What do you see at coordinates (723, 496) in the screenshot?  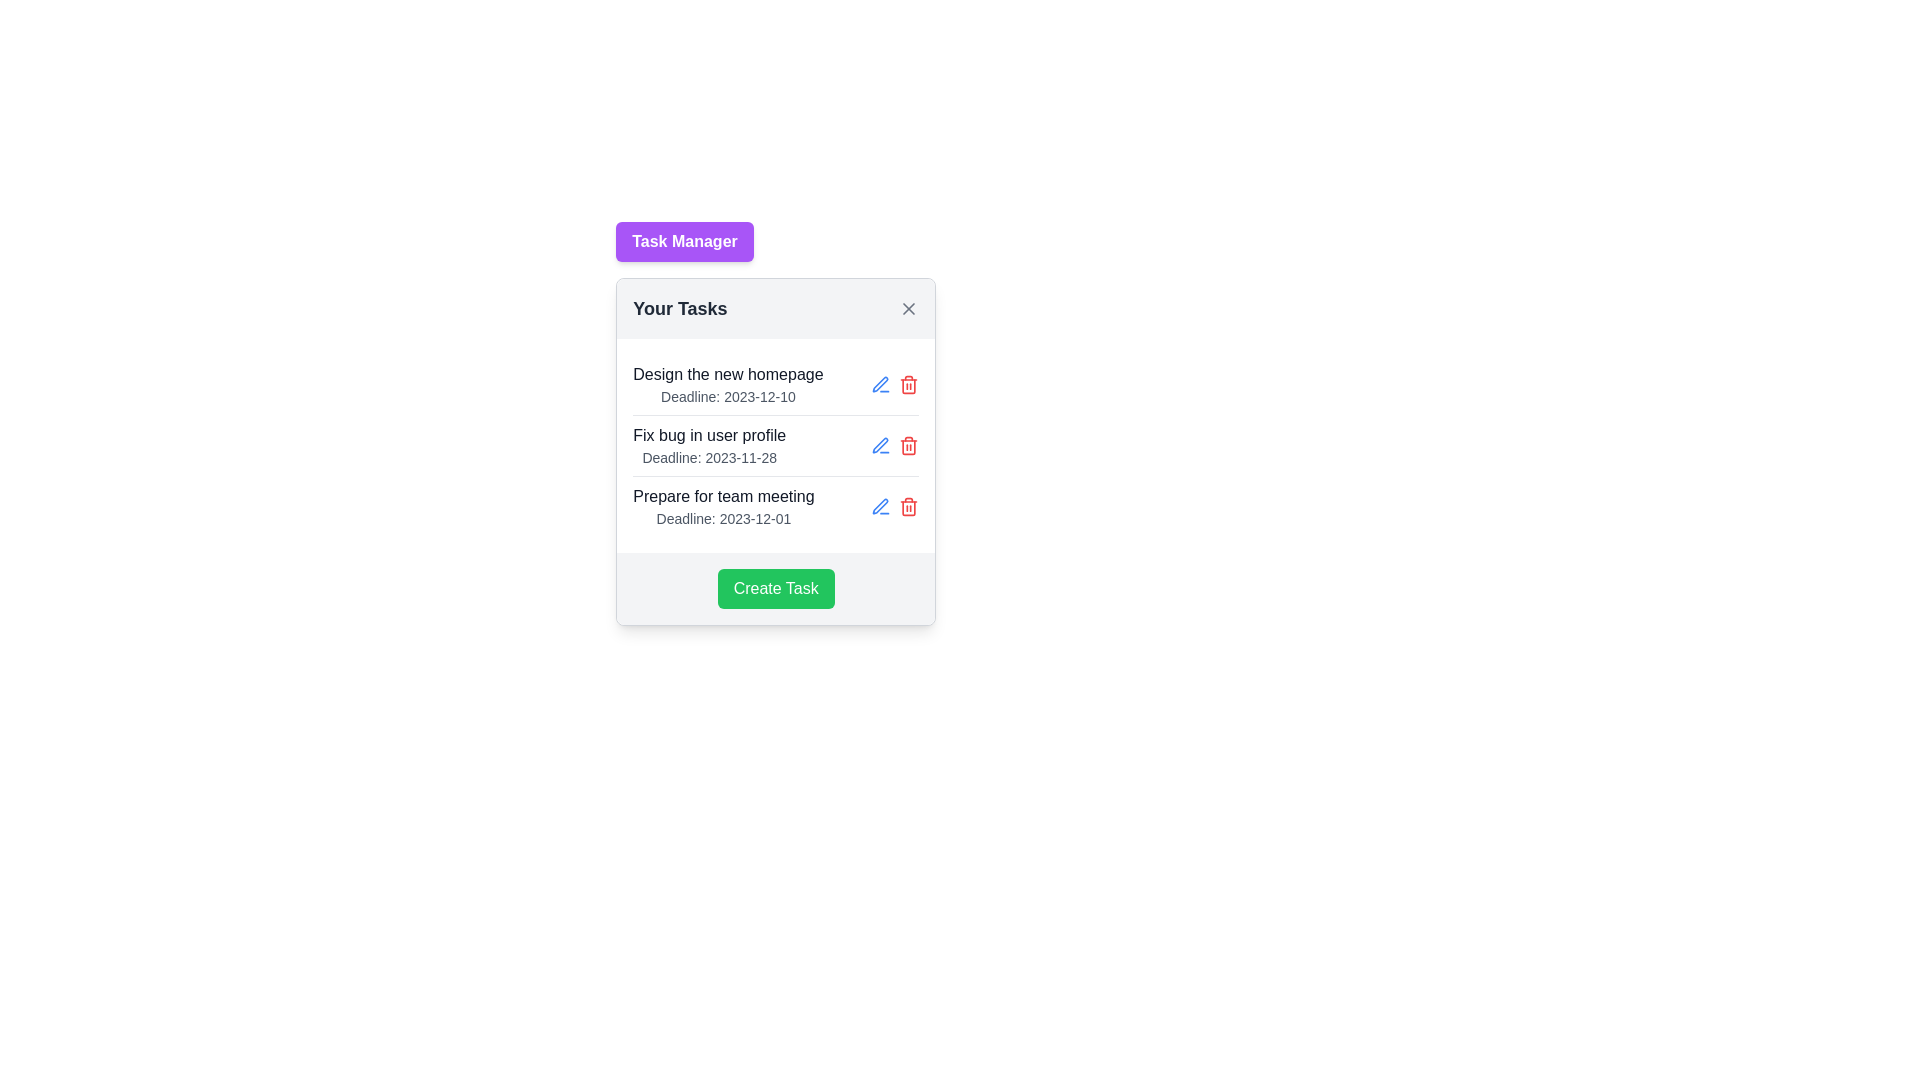 I see `the task title text label` at bounding box center [723, 496].